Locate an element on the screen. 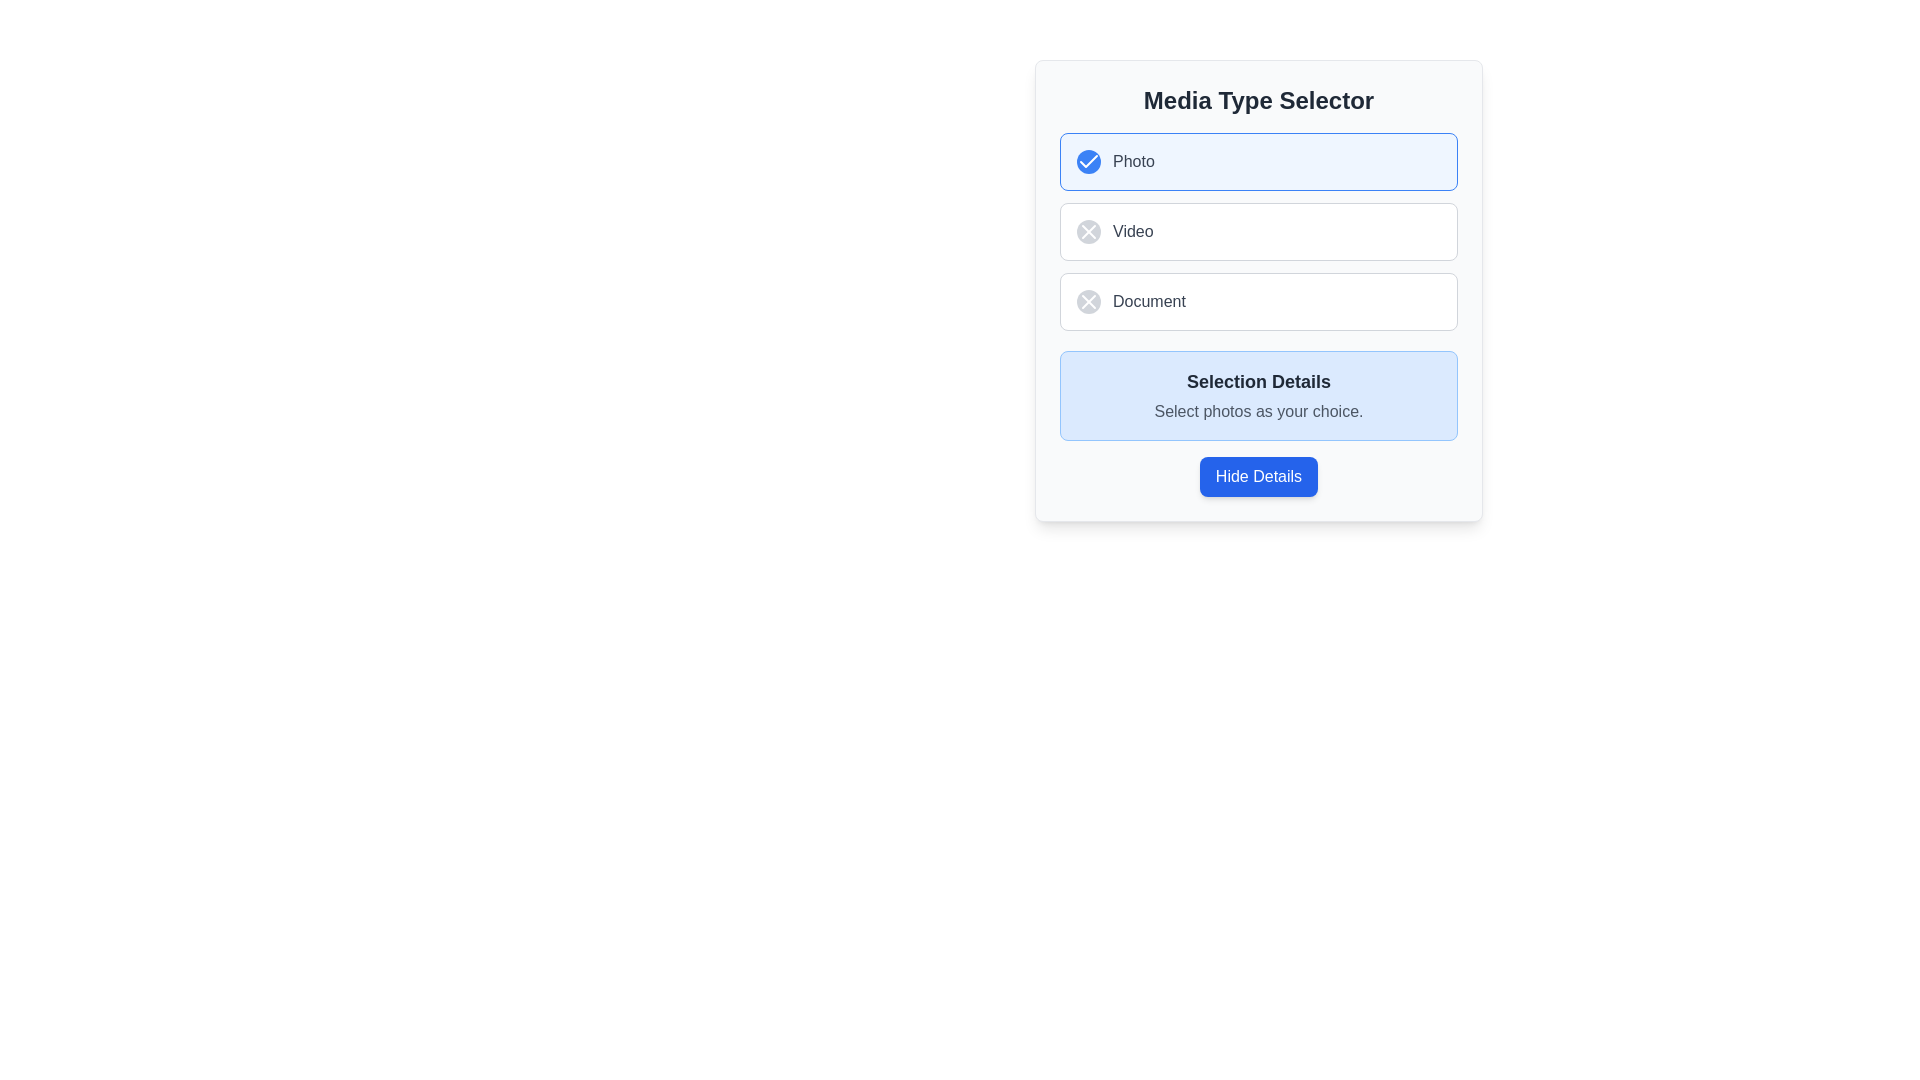 Image resolution: width=1920 pixels, height=1080 pixels. the 'Photo' text label, which is styled with a medium font and gray coloring, located at the top of the 'Media Type Selector' panel is located at coordinates (1133, 161).